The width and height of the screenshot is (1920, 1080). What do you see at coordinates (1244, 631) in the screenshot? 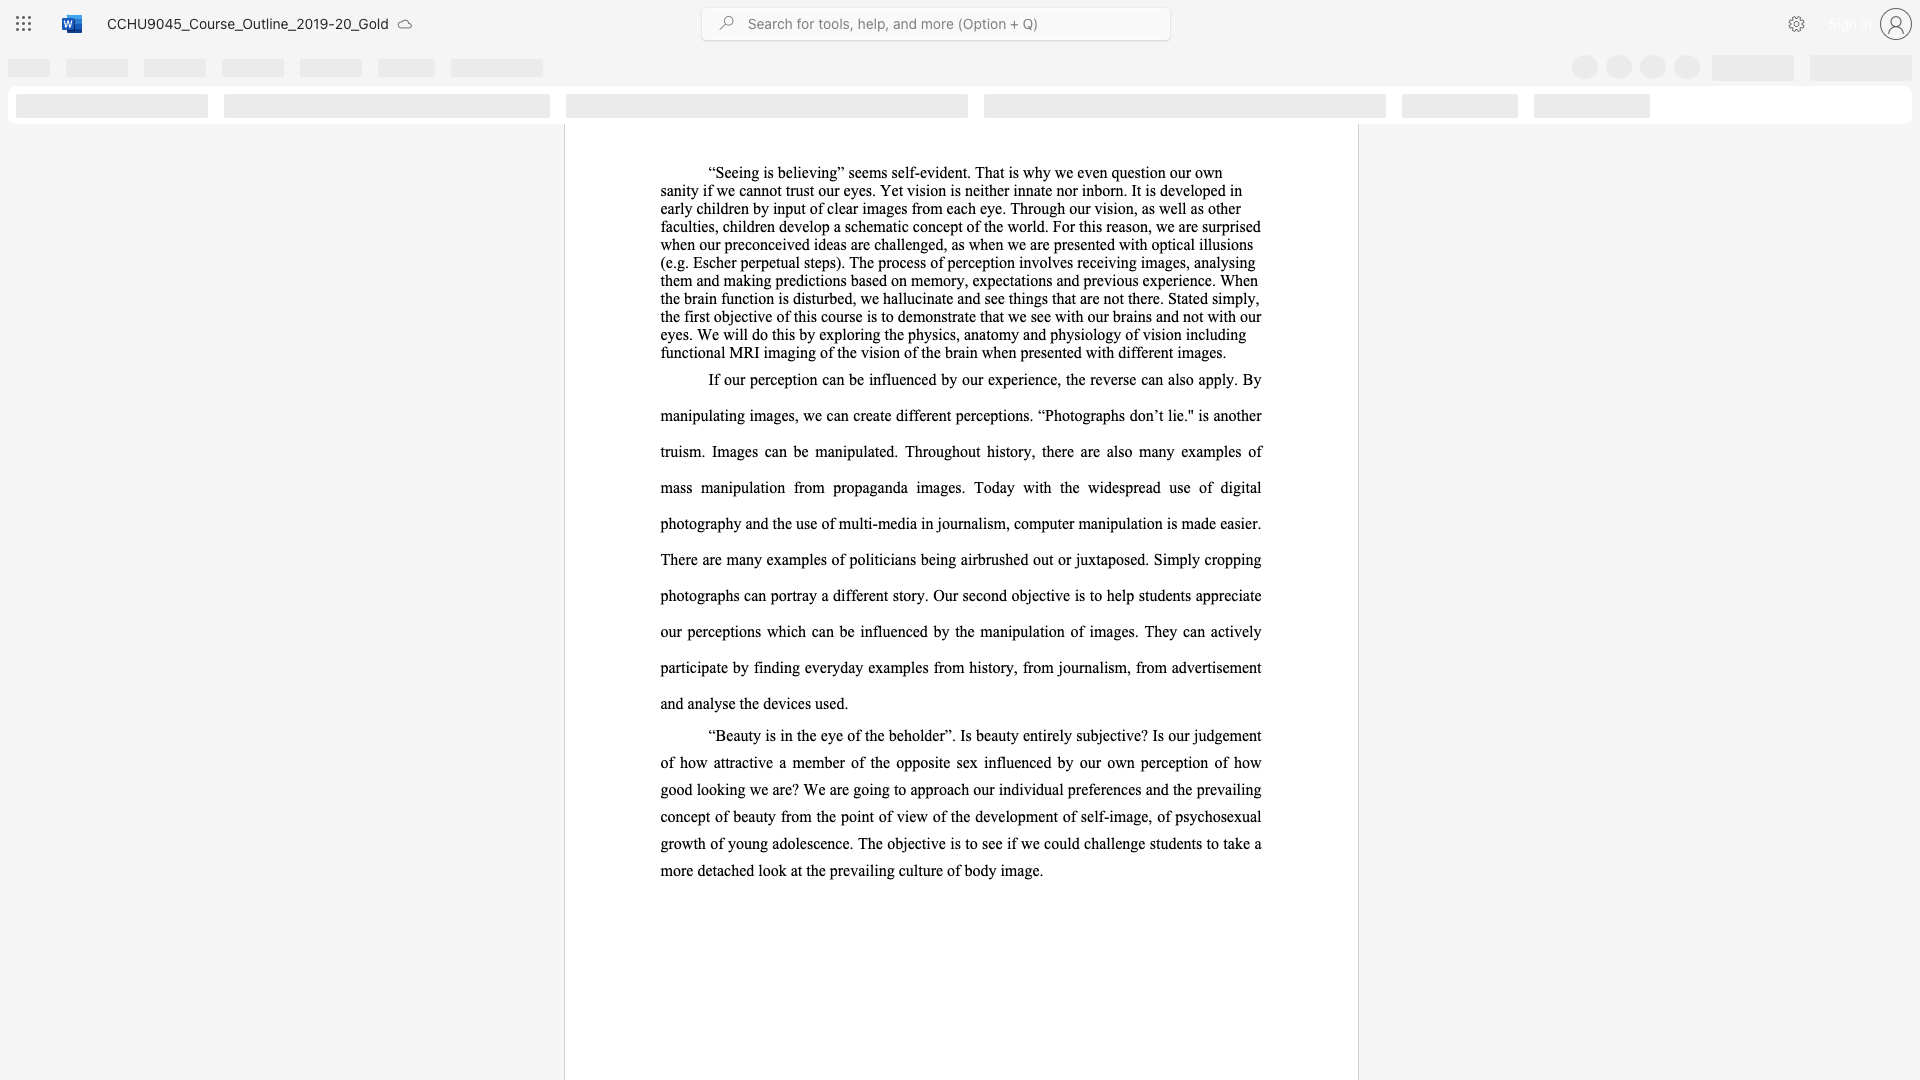
I see `the 19th character "e" in the text` at bounding box center [1244, 631].